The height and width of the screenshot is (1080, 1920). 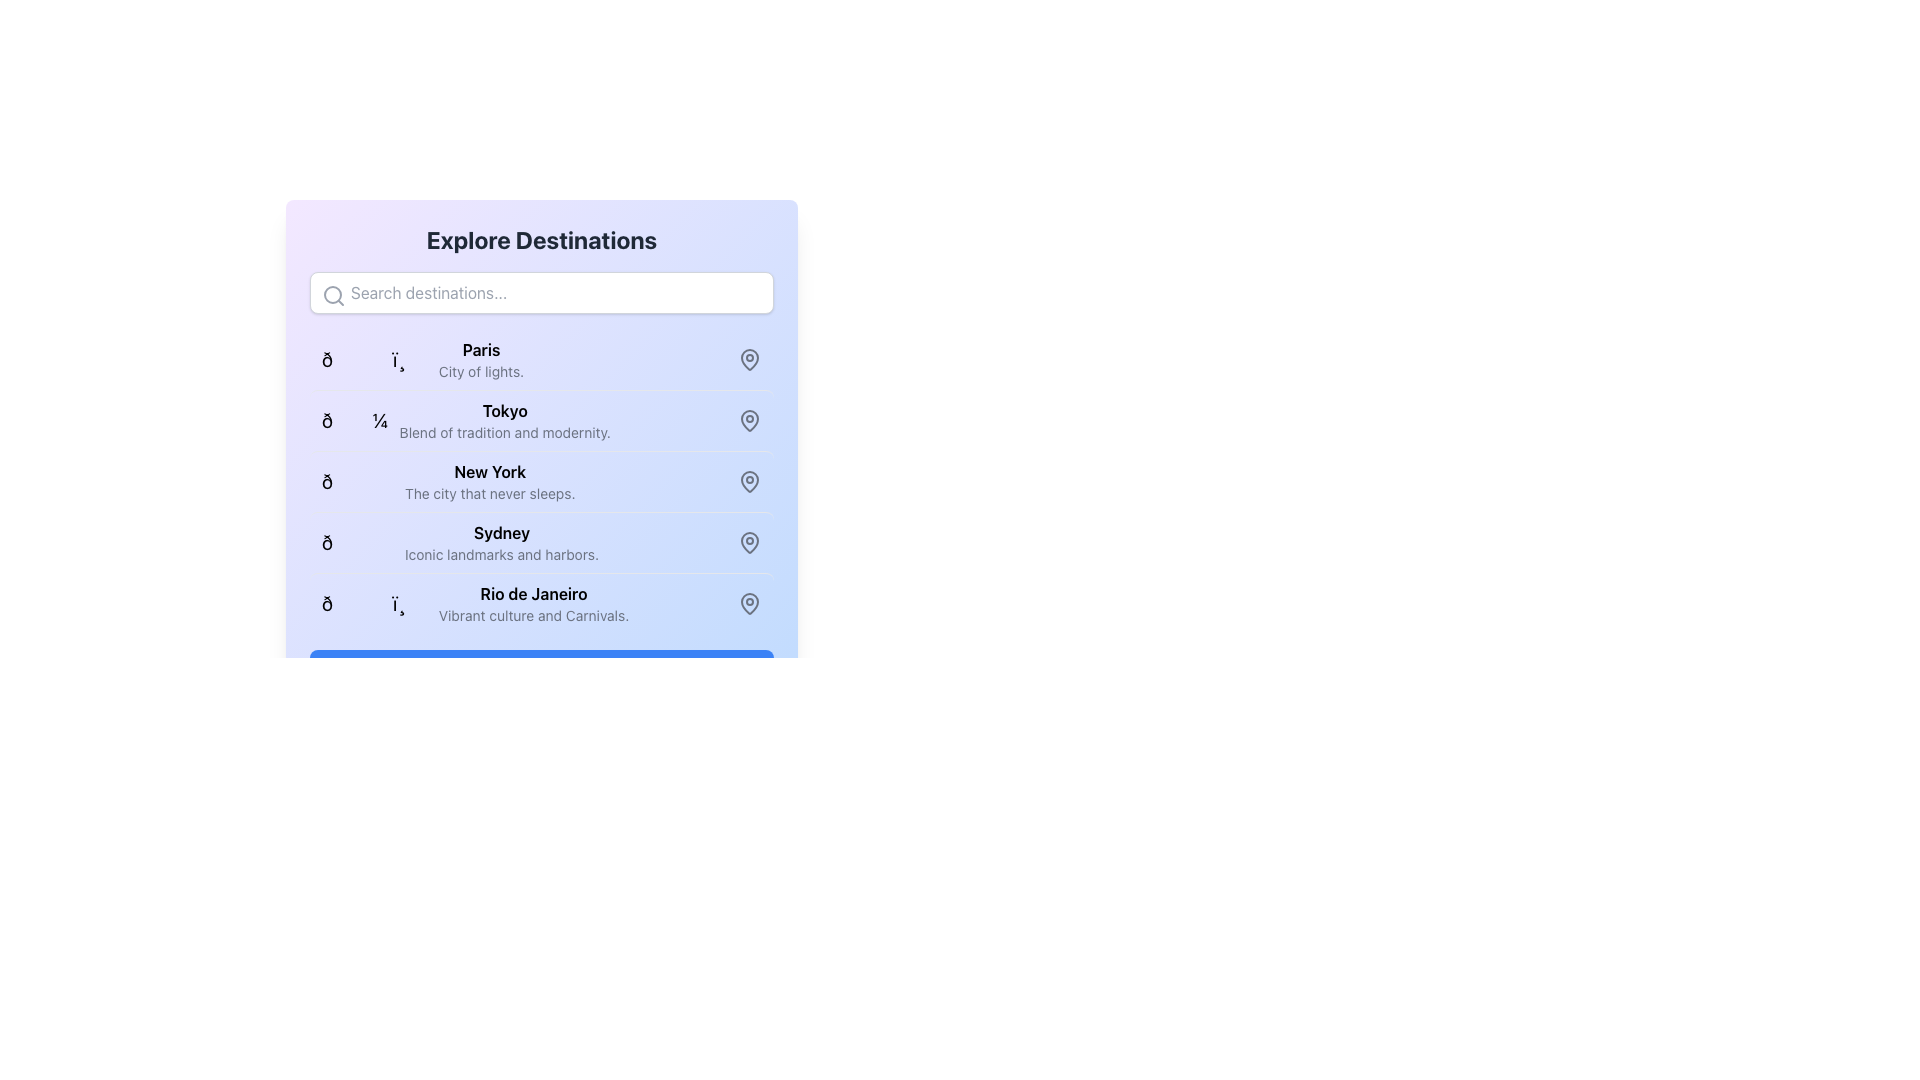 What do you see at coordinates (481, 349) in the screenshot?
I see `the title label for the city destination located near the top section of the list, just beneath the 'Explore Destinations' search bar` at bounding box center [481, 349].